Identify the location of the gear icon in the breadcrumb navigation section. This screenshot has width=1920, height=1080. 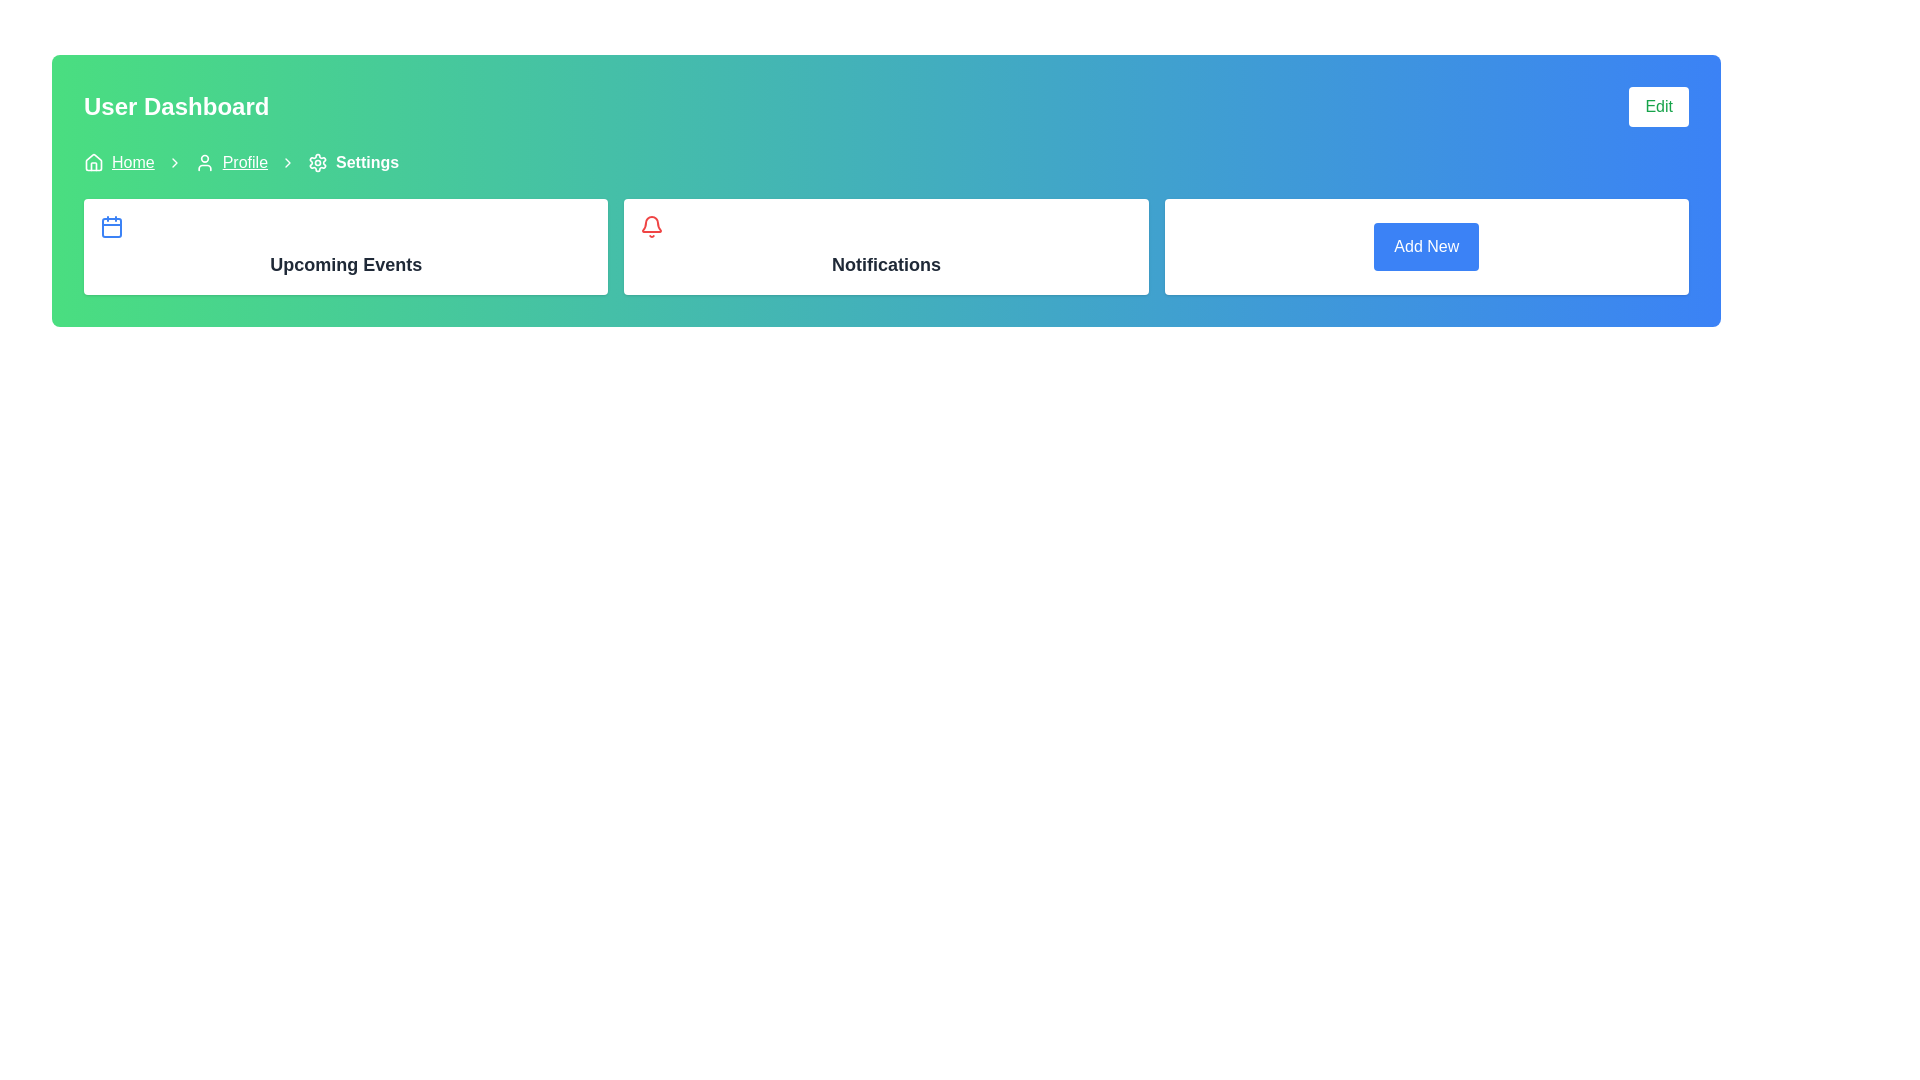
(317, 161).